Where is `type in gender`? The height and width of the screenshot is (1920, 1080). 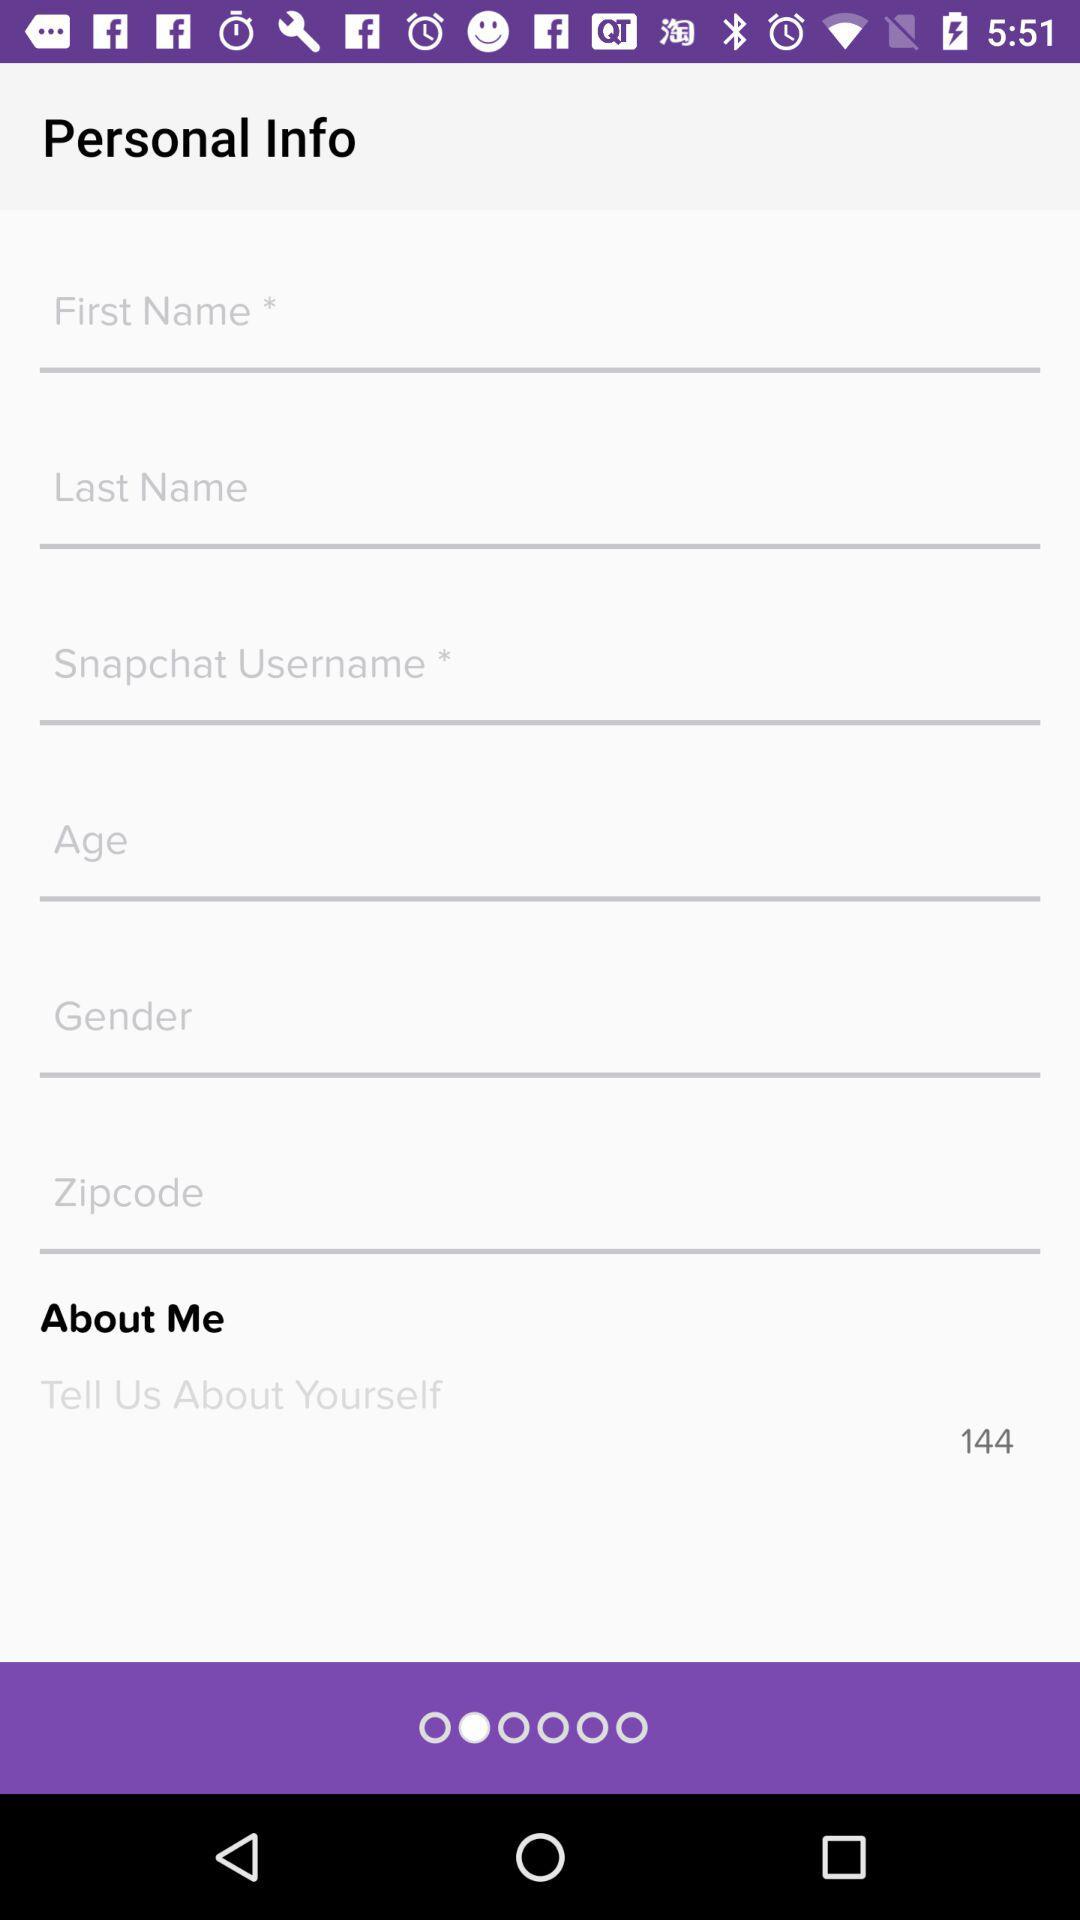
type in gender is located at coordinates (540, 1005).